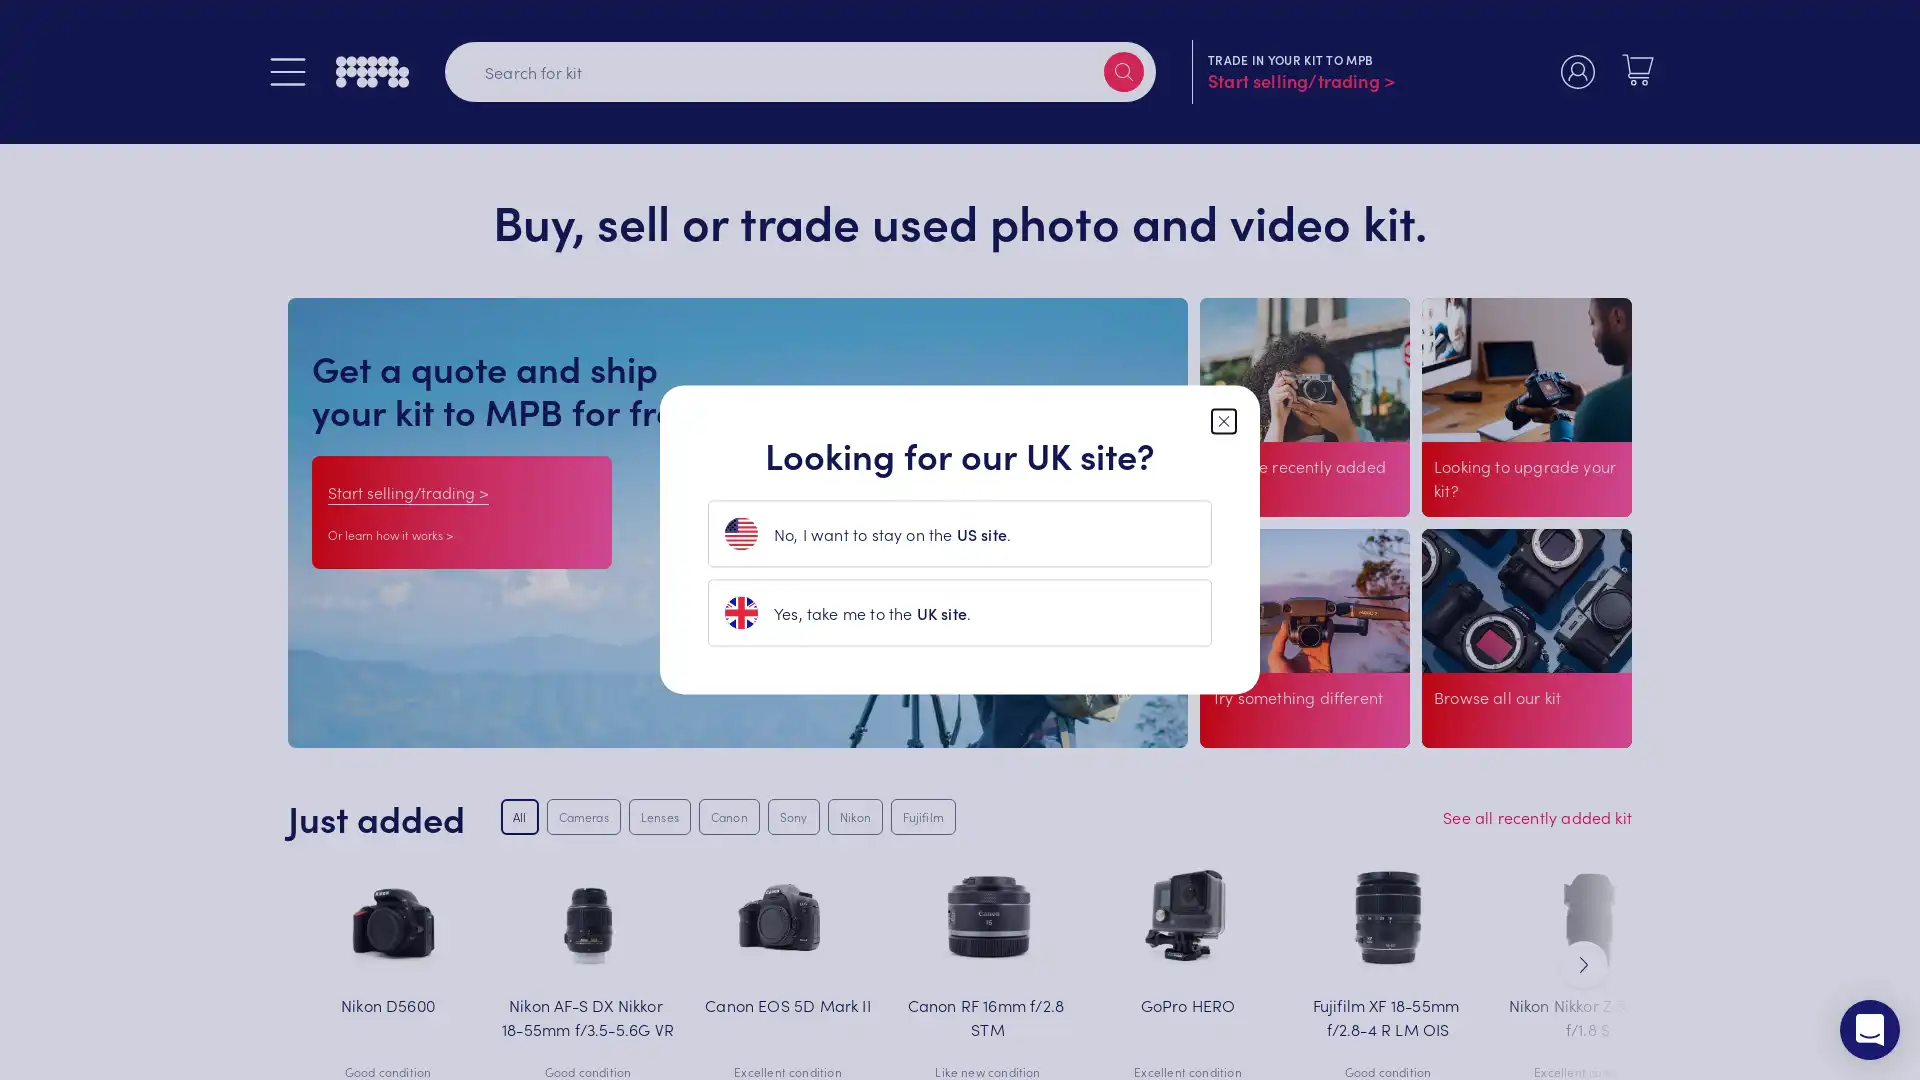 The width and height of the screenshot is (1920, 1080). I want to click on Or learn how it works >, so click(390, 533).